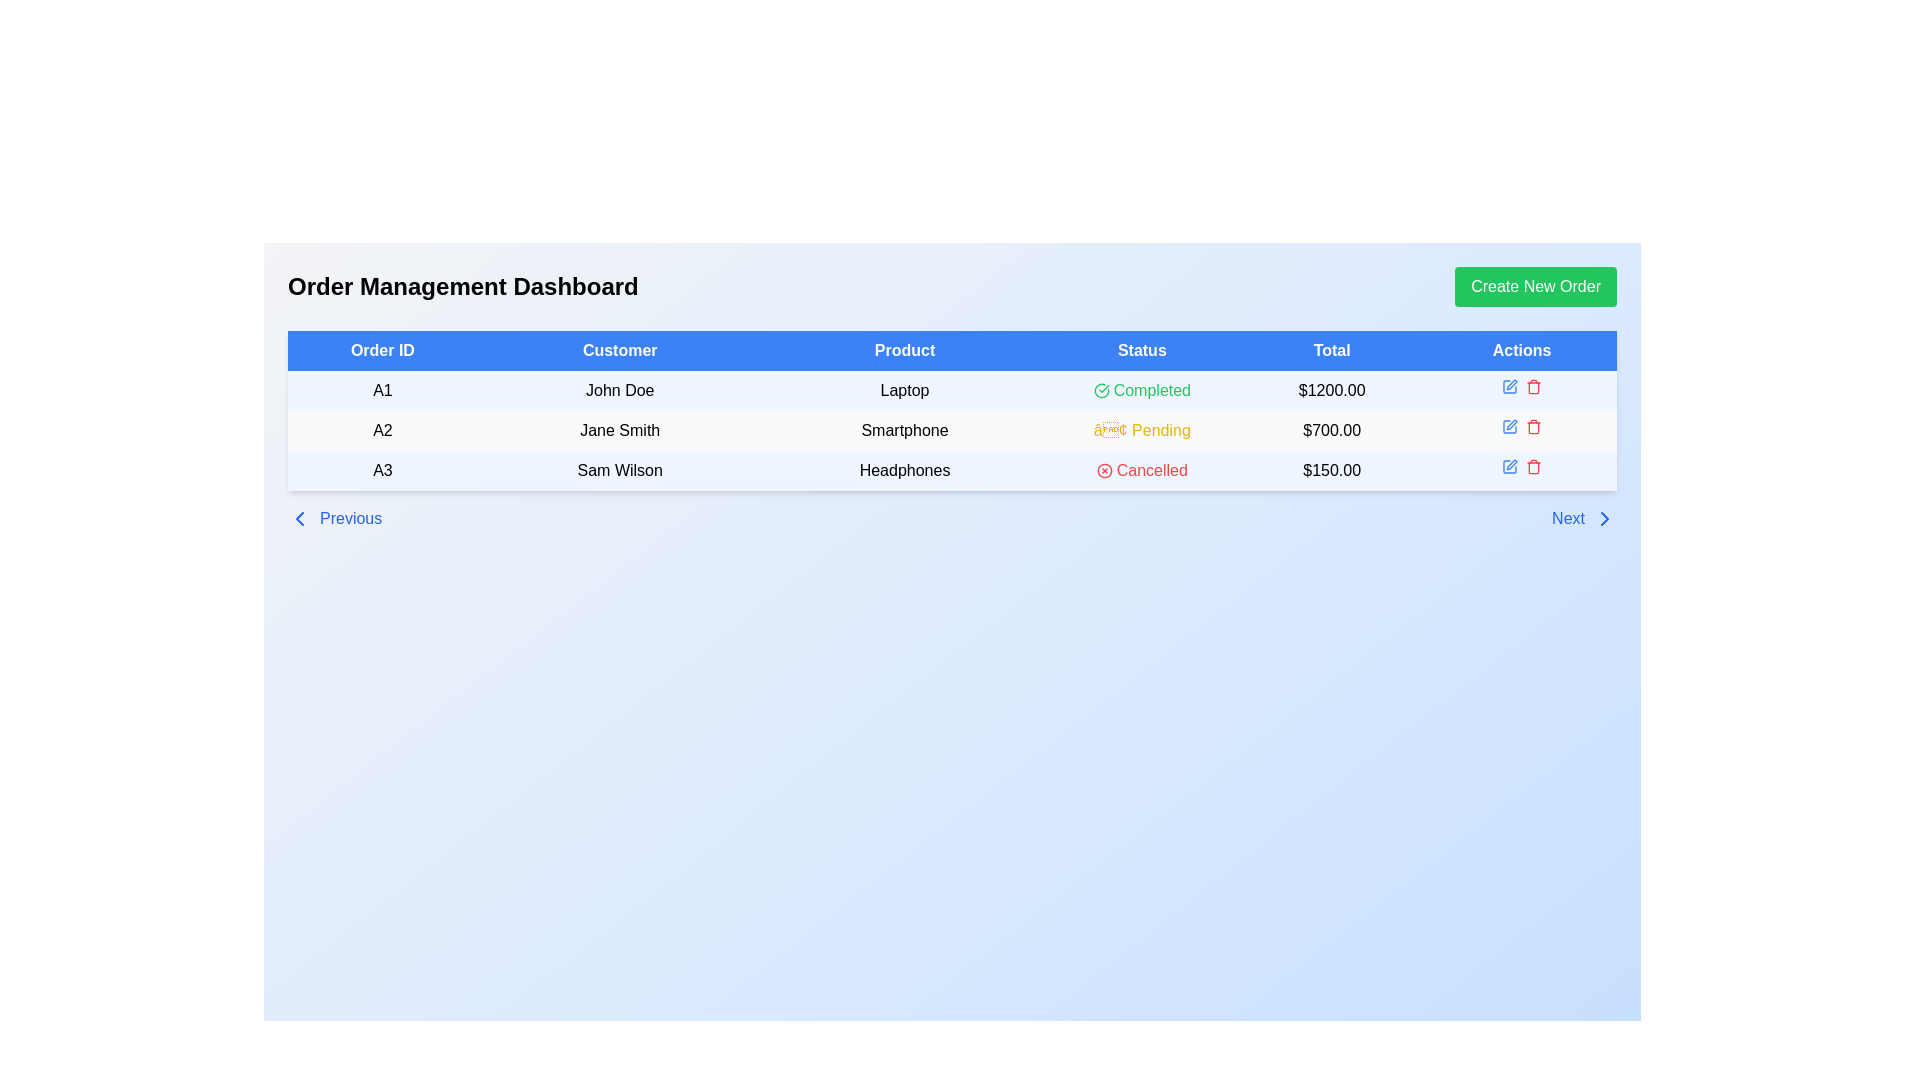 The image size is (1920, 1080). Describe the element at coordinates (382, 470) in the screenshot. I see `the text content within the first column of the third row in the data table that represents the Order ID` at that location.